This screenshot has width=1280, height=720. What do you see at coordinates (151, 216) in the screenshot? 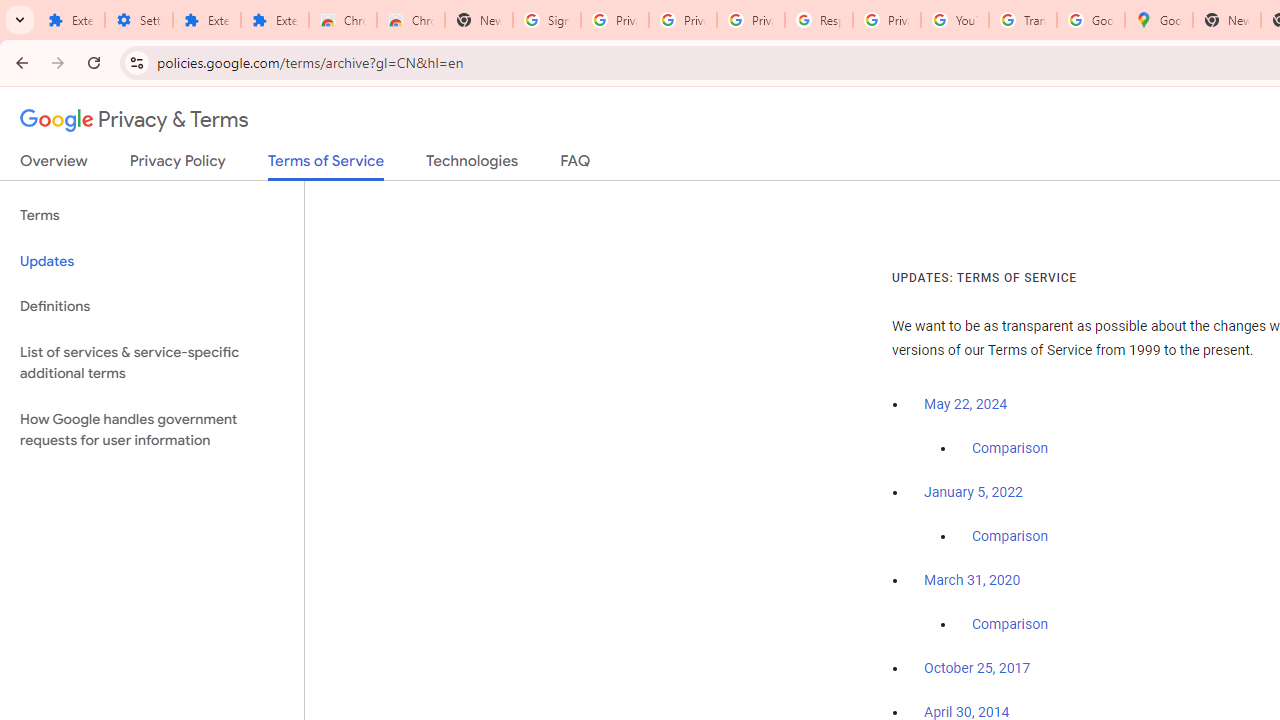
I see `'Terms'` at bounding box center [151, 216].